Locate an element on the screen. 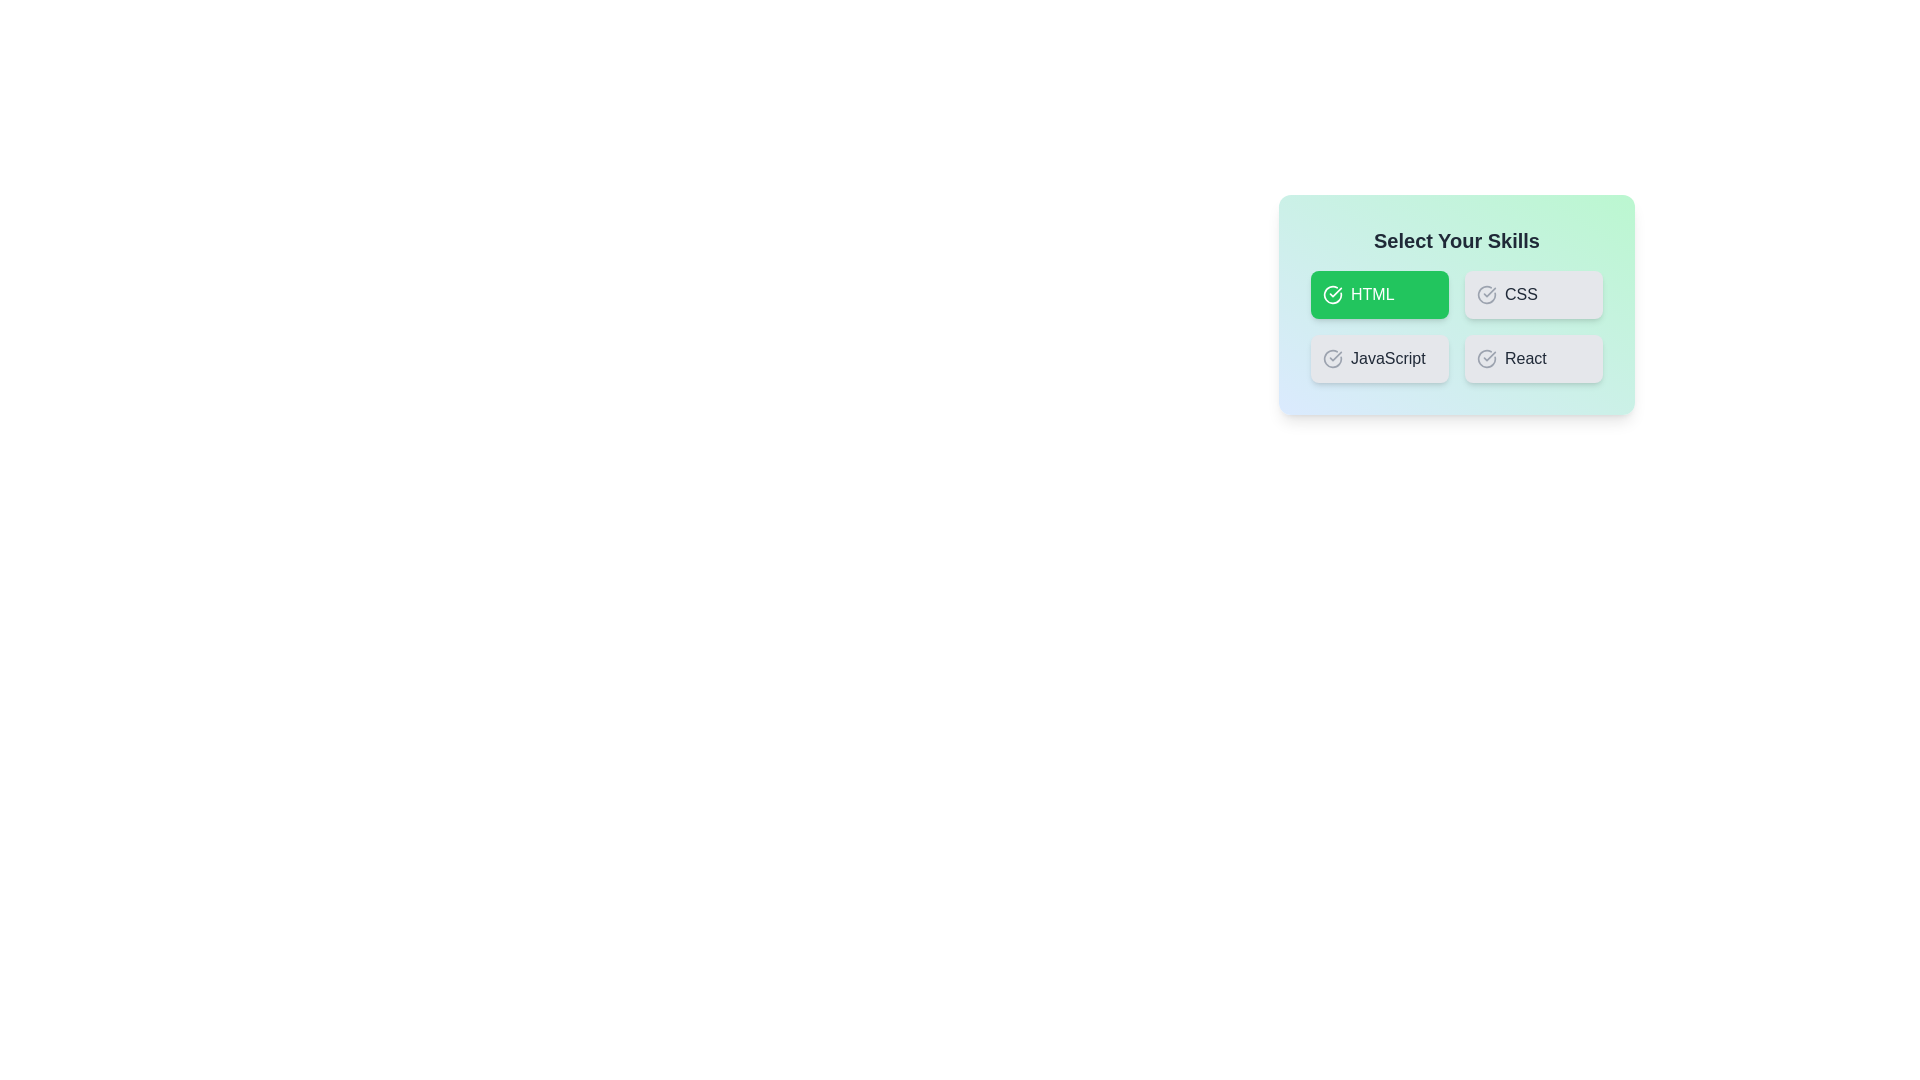 Image resolution: width=1920 pixels, height=1080 pixels. the skill JavaScript to observe visual feedback is located at coordinates (1379, 357).